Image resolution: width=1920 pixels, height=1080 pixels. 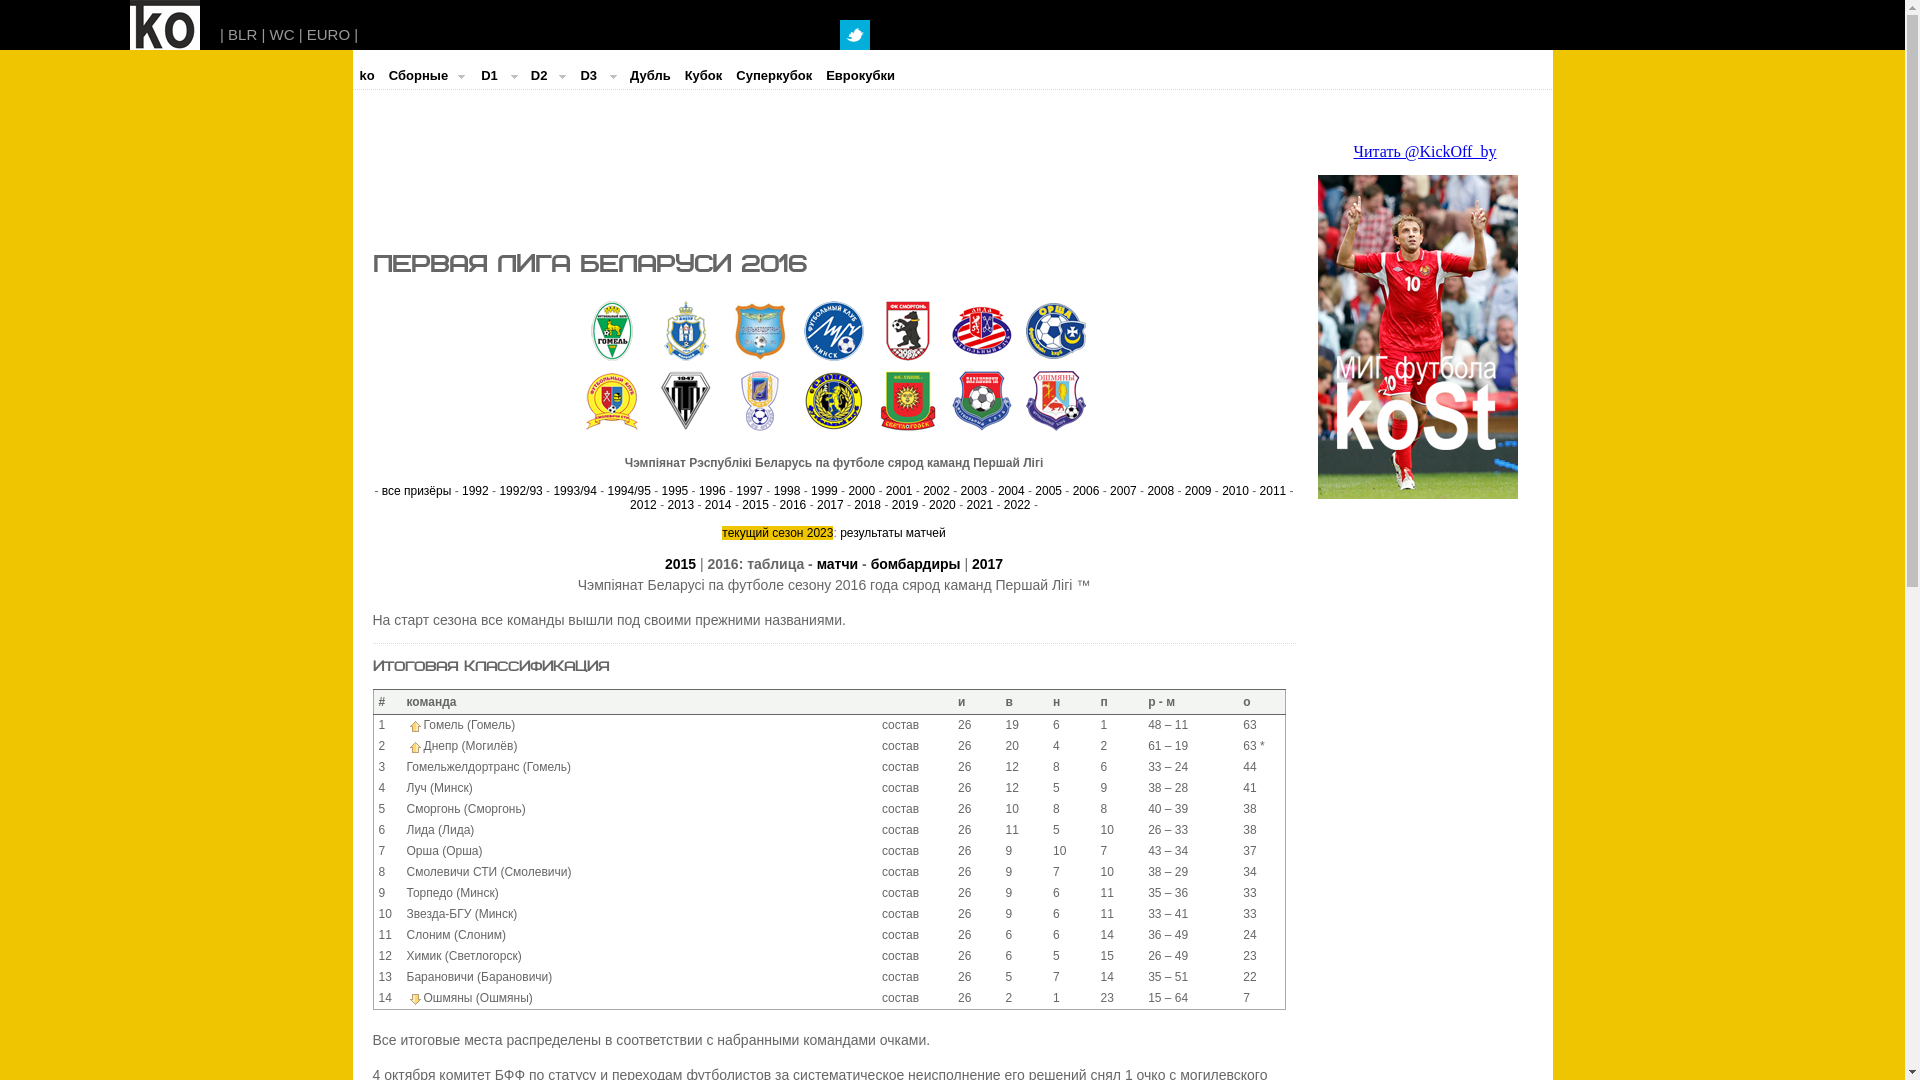 I want to click on '1992/93', so click(x=520, y=490).